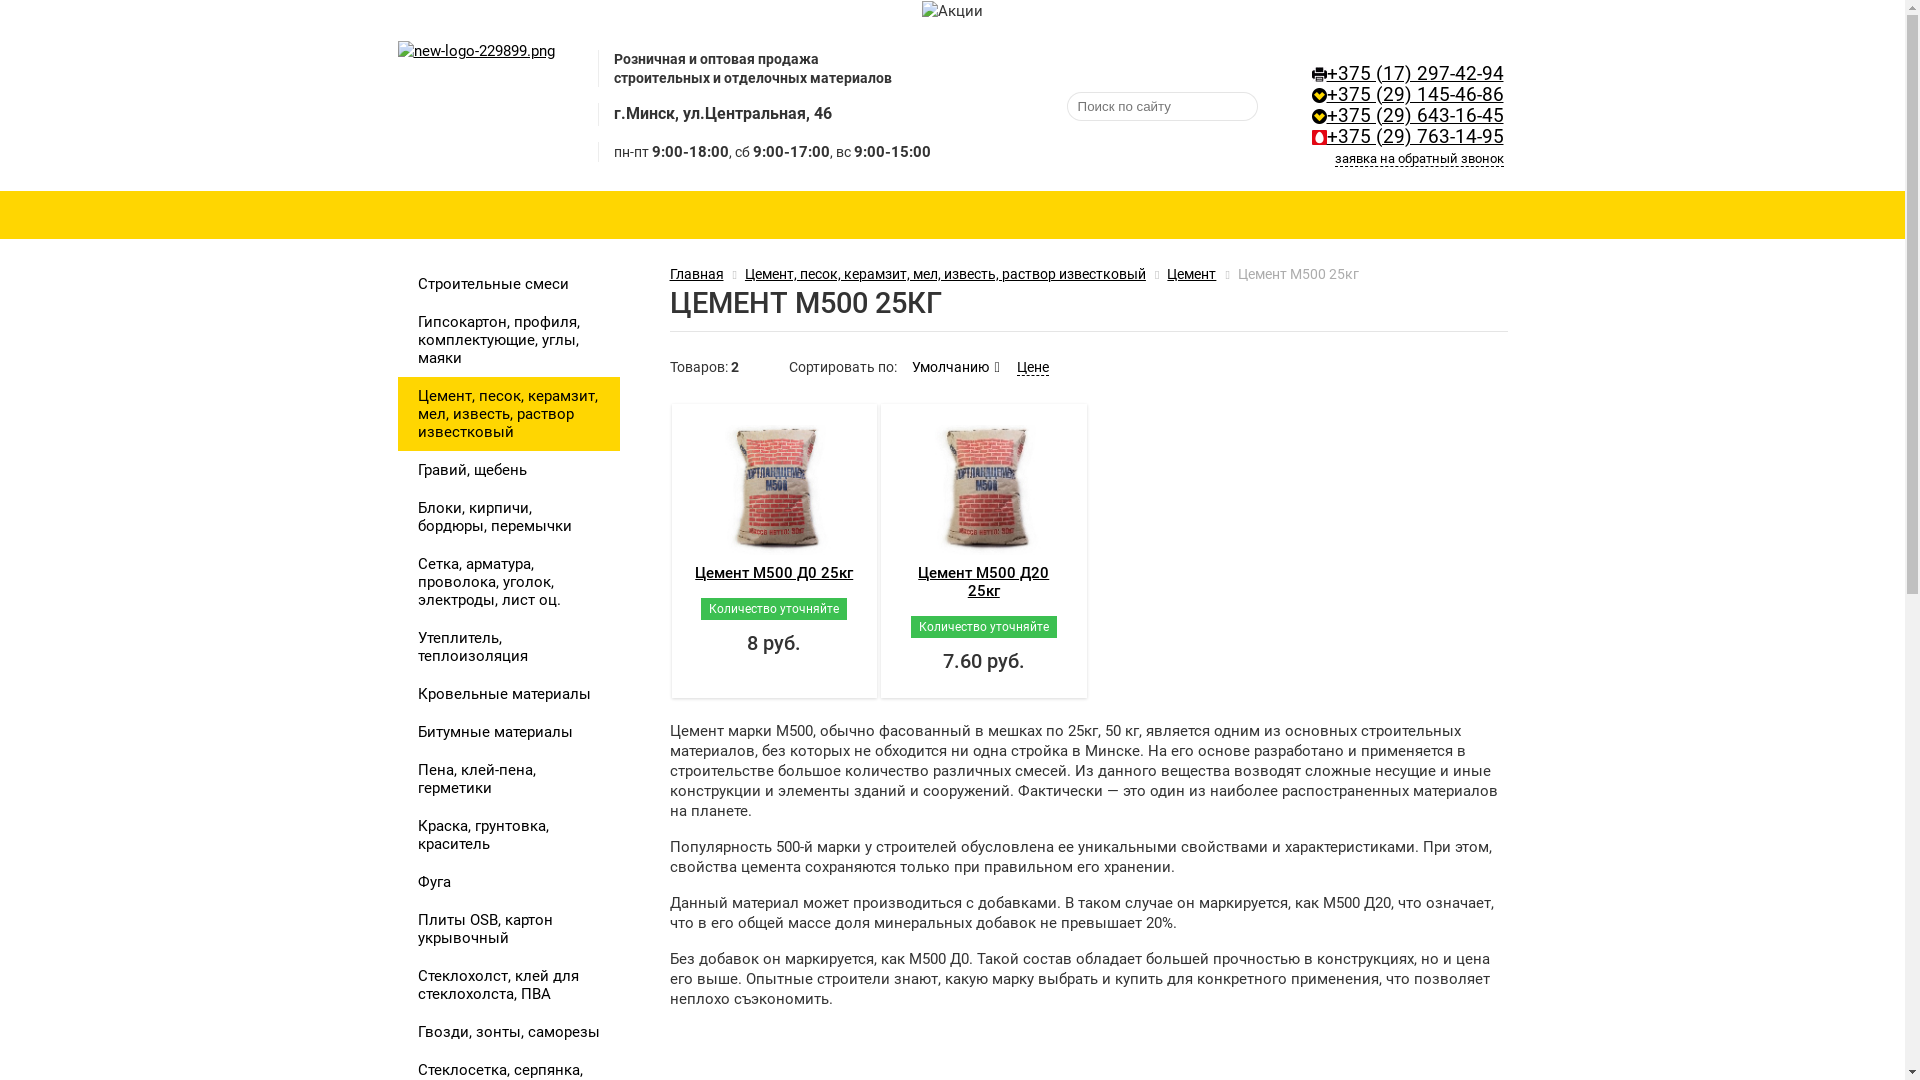 The width and height of the screenshot is (1920, 1080). What do you see at coordinates (1413, 115) in the screenshot?
I see `'+375 (29) 643-16-45'` at bounding box center [1413, 115].